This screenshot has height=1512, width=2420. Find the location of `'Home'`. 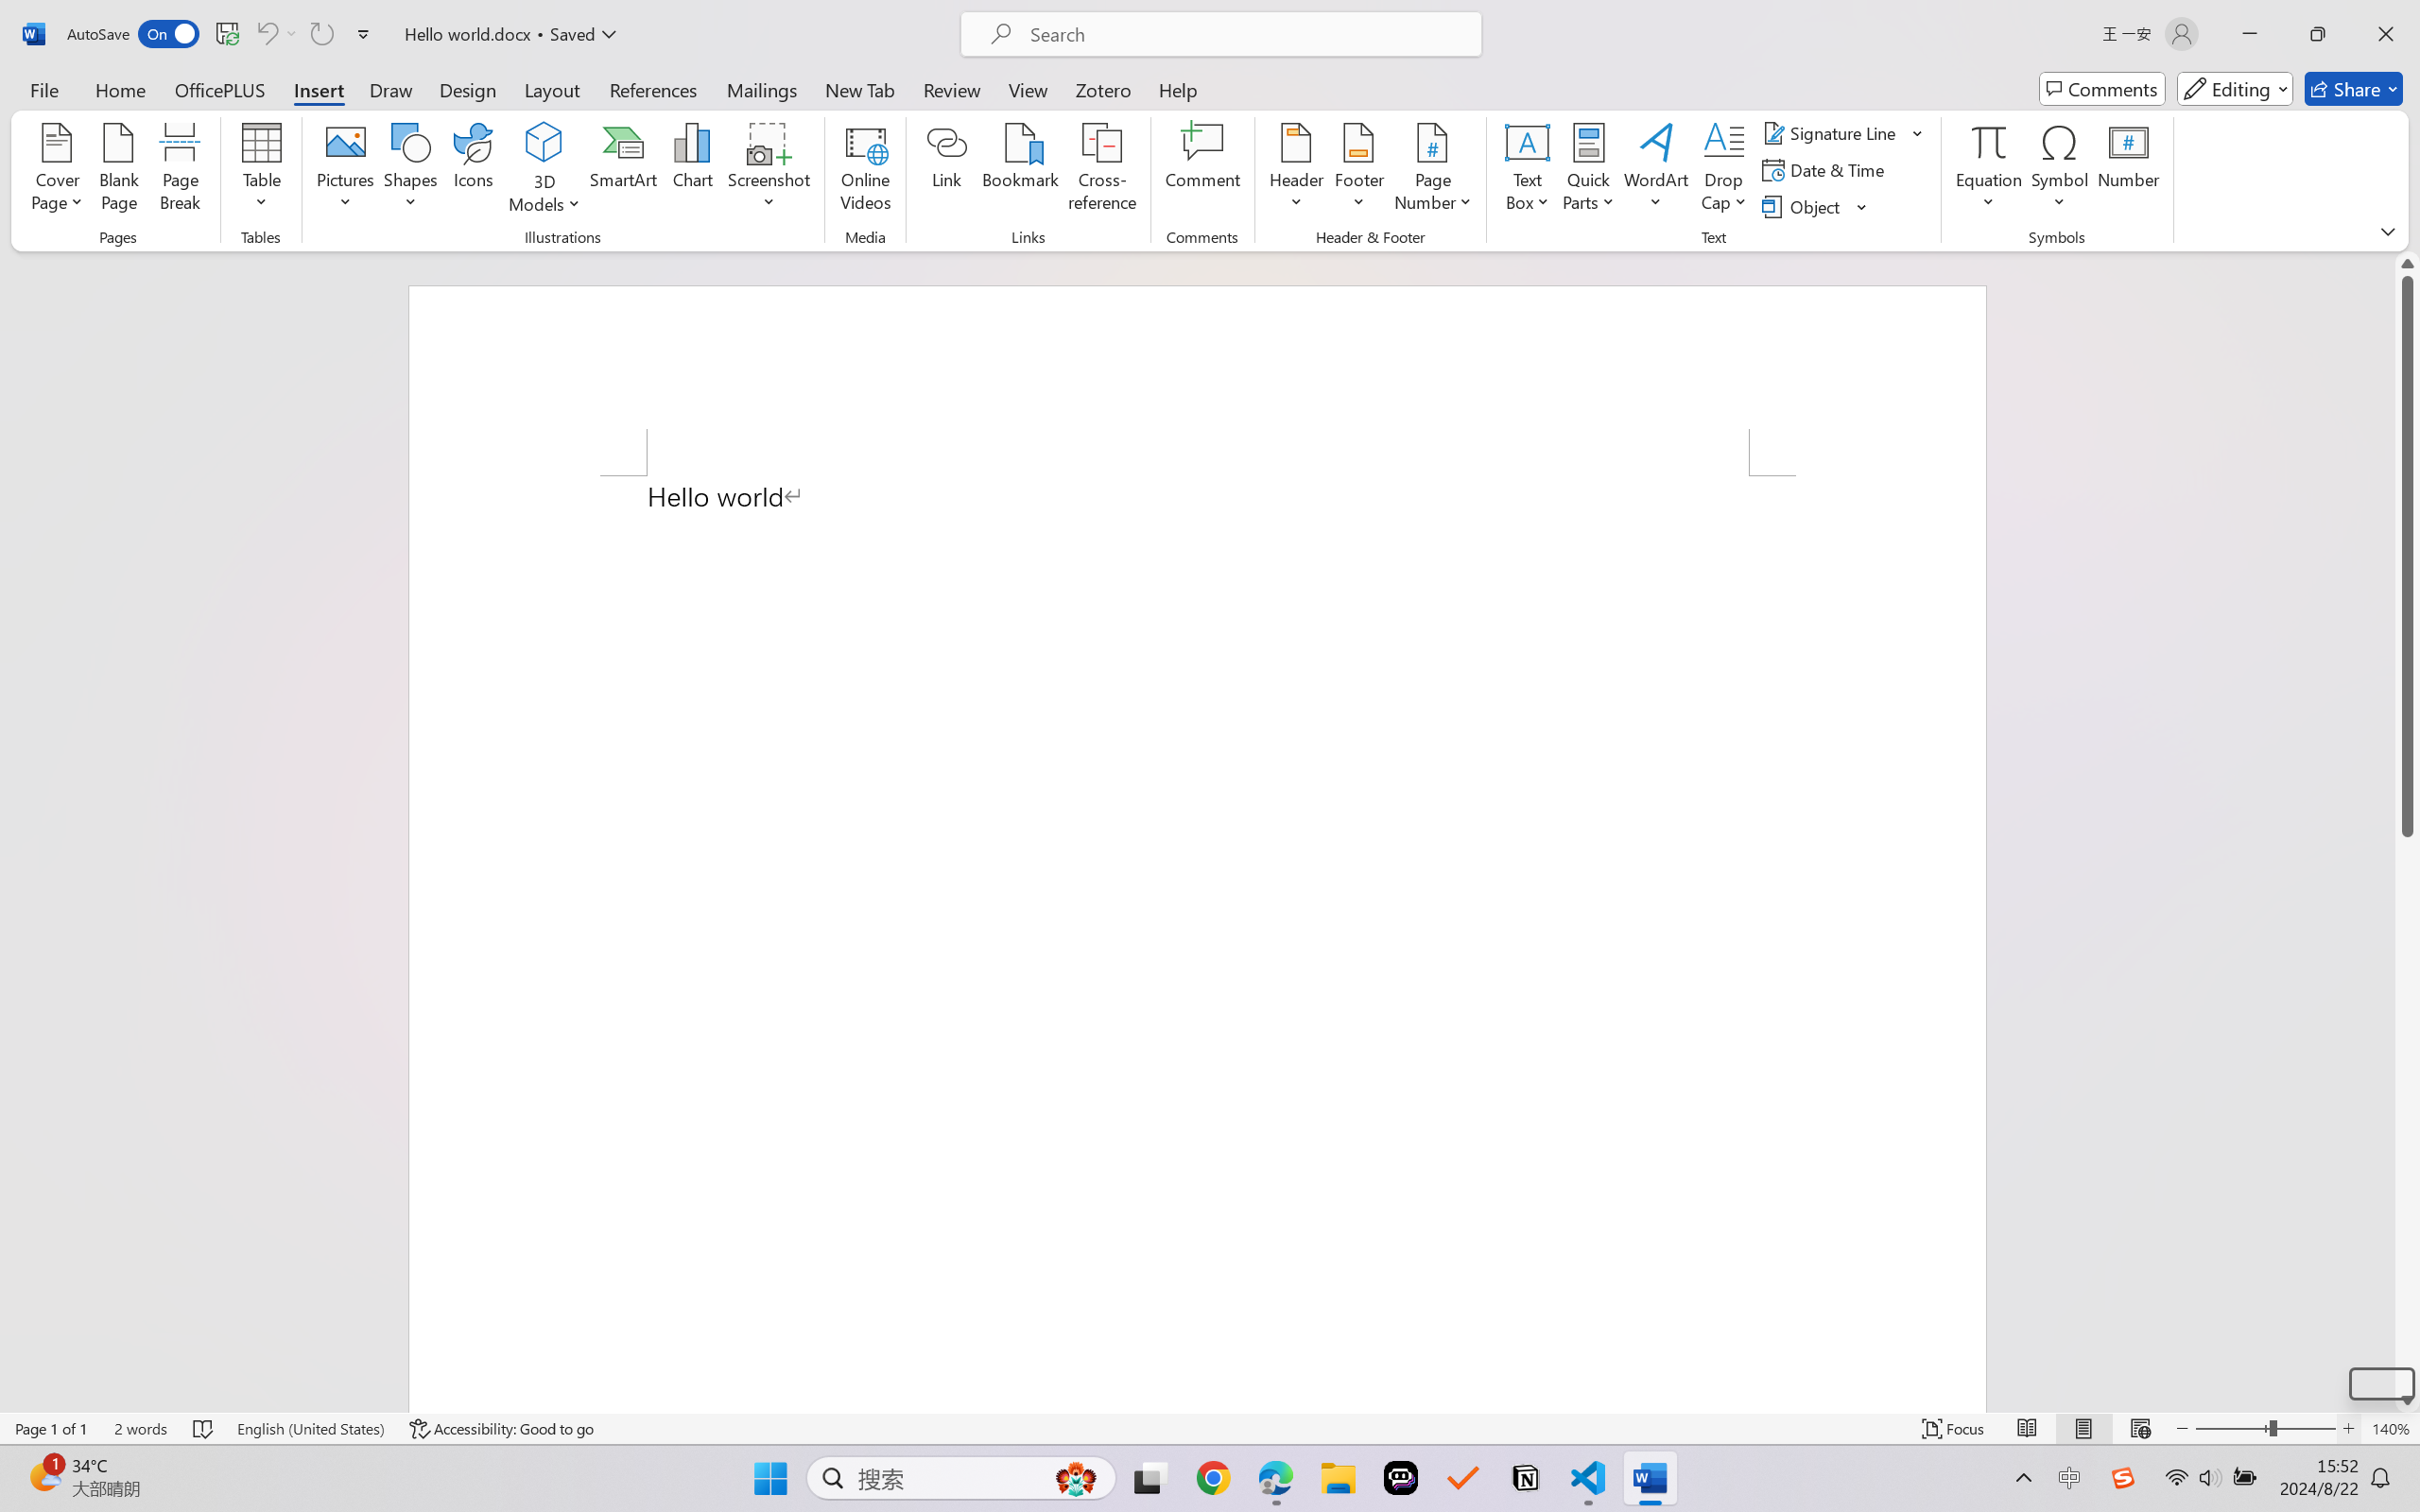

'Home' is located at coordinates (121, 88).